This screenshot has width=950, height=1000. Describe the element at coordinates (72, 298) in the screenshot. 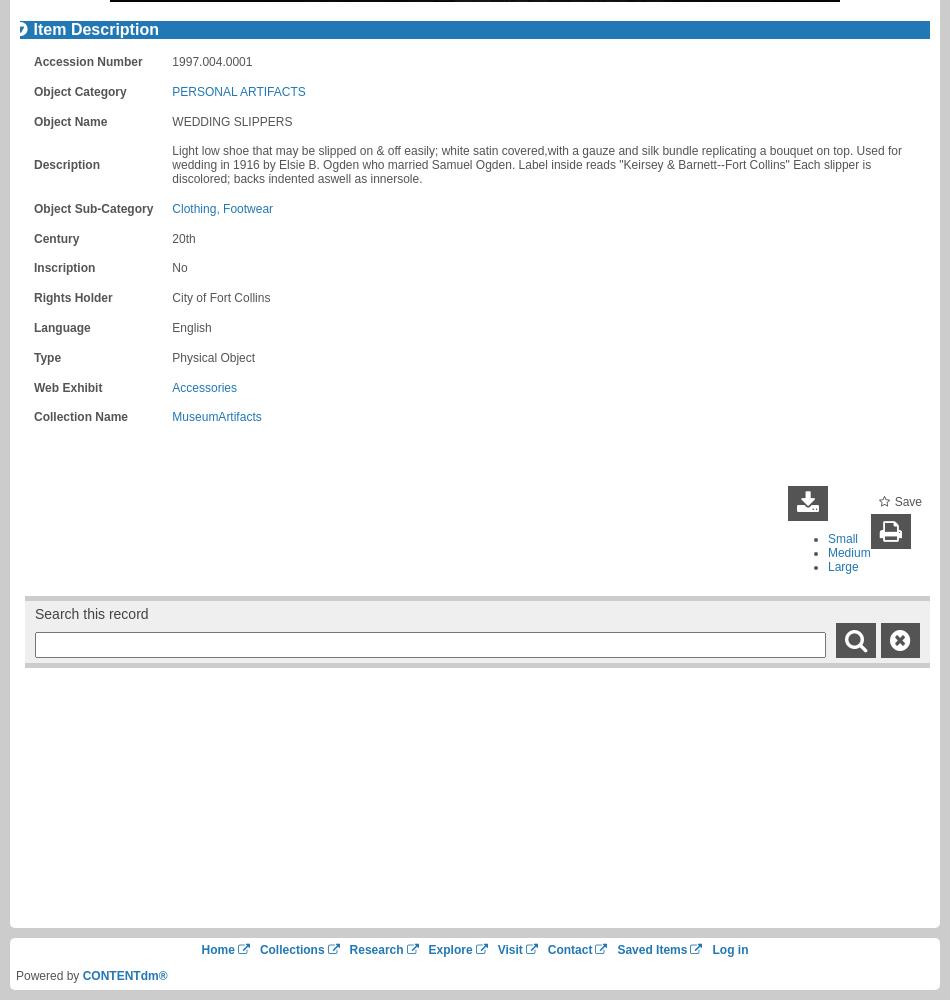

I see `'Rights Holder'` at that location.